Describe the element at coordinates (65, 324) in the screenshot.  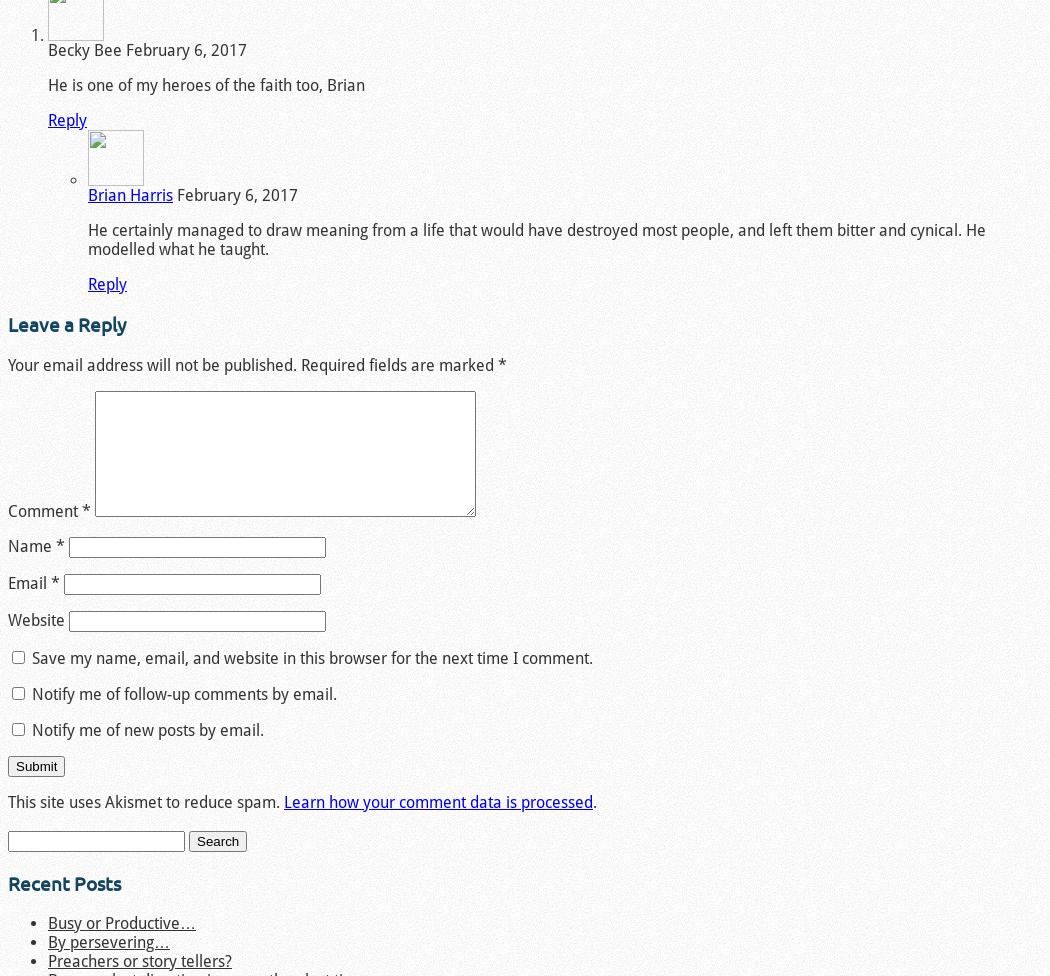
I see `'Leave a Reply'` at that location.